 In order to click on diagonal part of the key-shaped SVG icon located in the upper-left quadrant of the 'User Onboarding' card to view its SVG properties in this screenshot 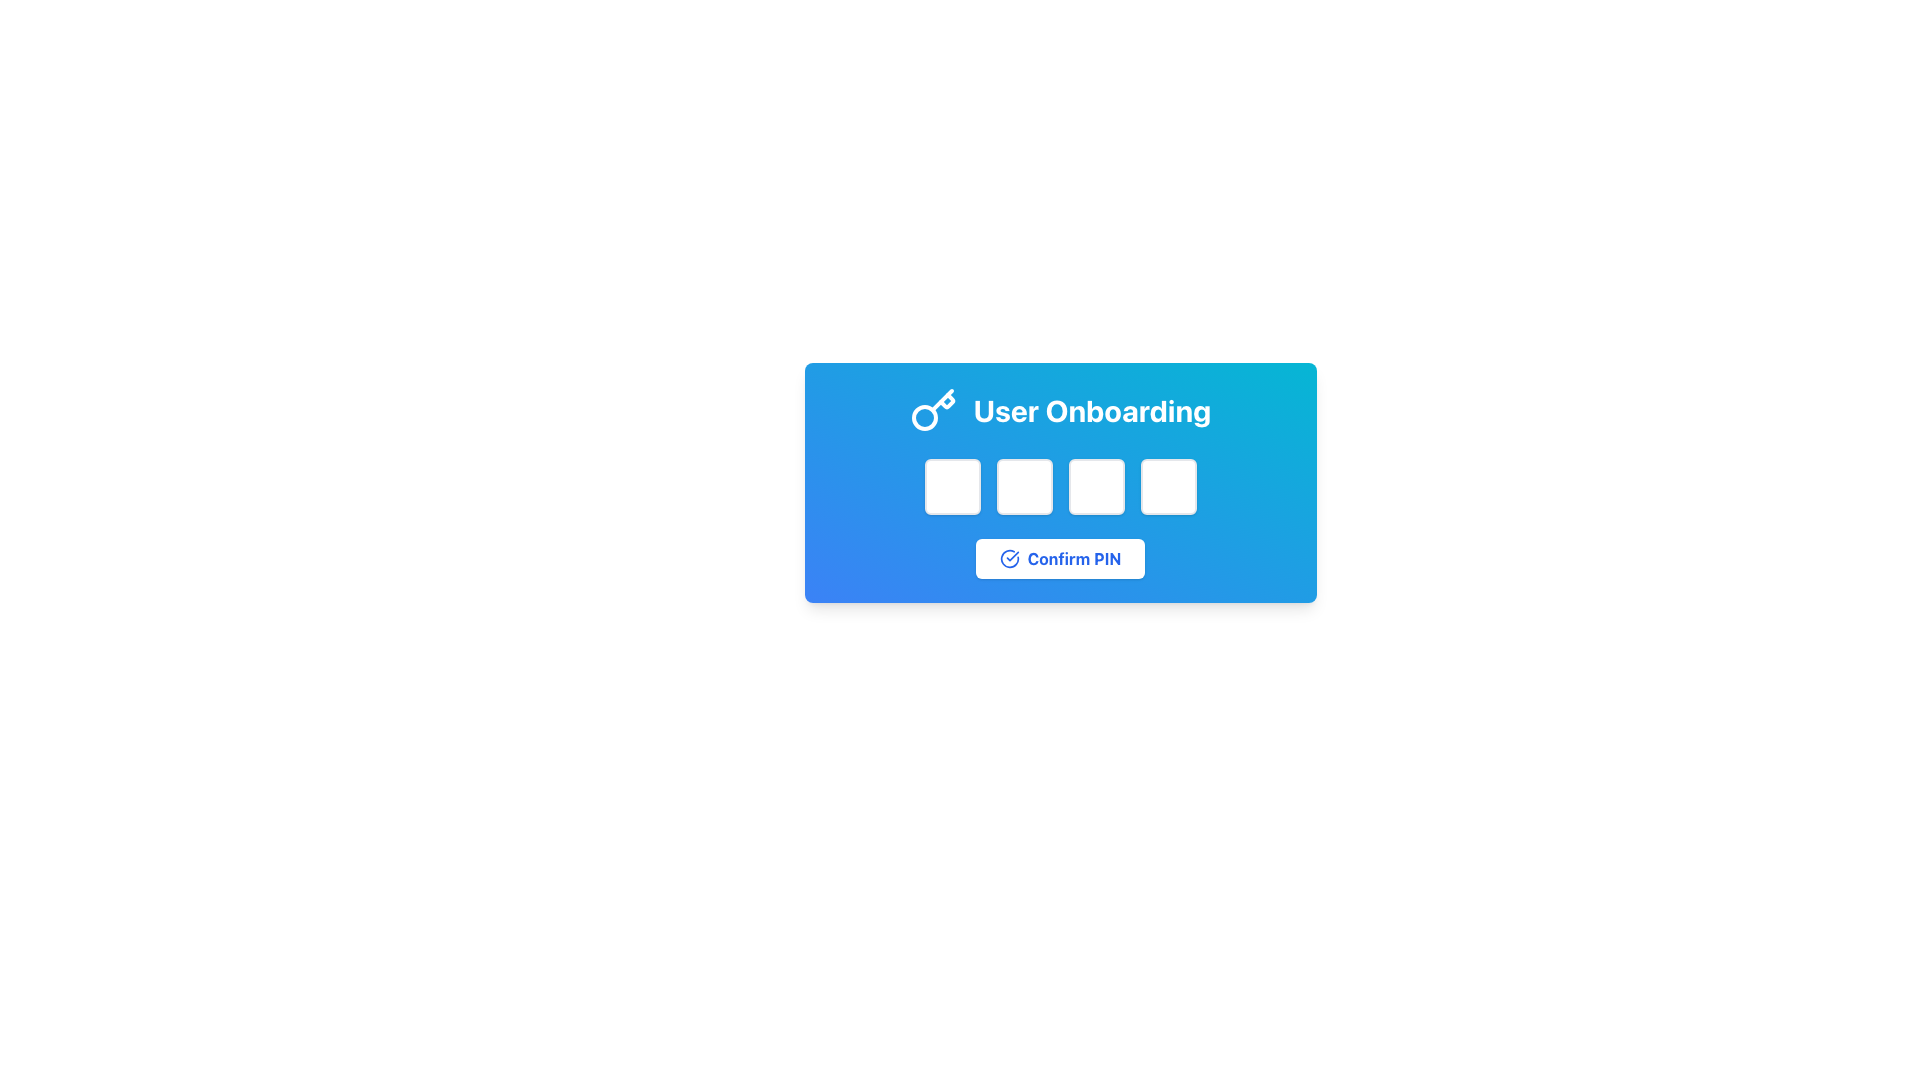, I will do `click(940, 400)`.